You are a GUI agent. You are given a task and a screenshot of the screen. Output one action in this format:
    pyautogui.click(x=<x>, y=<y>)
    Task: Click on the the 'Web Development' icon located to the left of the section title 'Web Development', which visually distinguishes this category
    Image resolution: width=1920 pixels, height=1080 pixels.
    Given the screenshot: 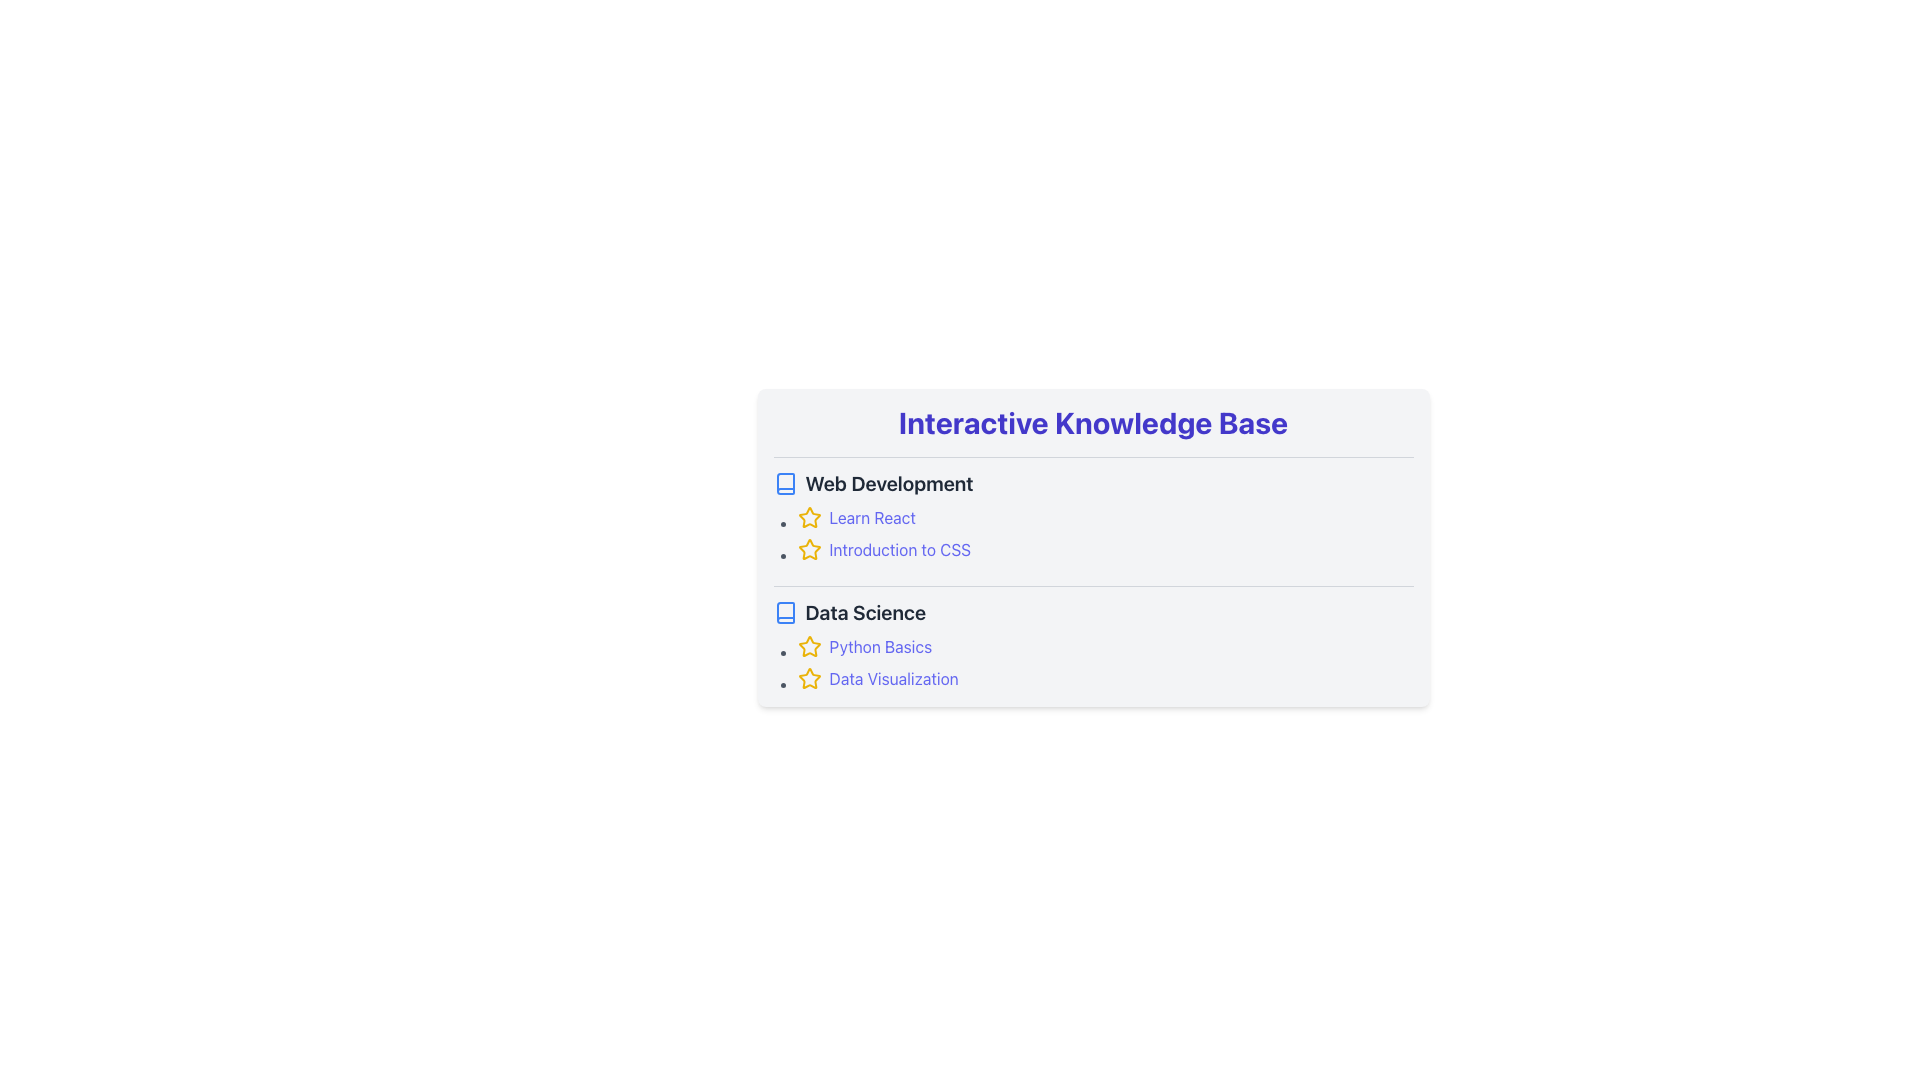 What is the action you would take?
    pyautogui.click(x=784, y=612)
    